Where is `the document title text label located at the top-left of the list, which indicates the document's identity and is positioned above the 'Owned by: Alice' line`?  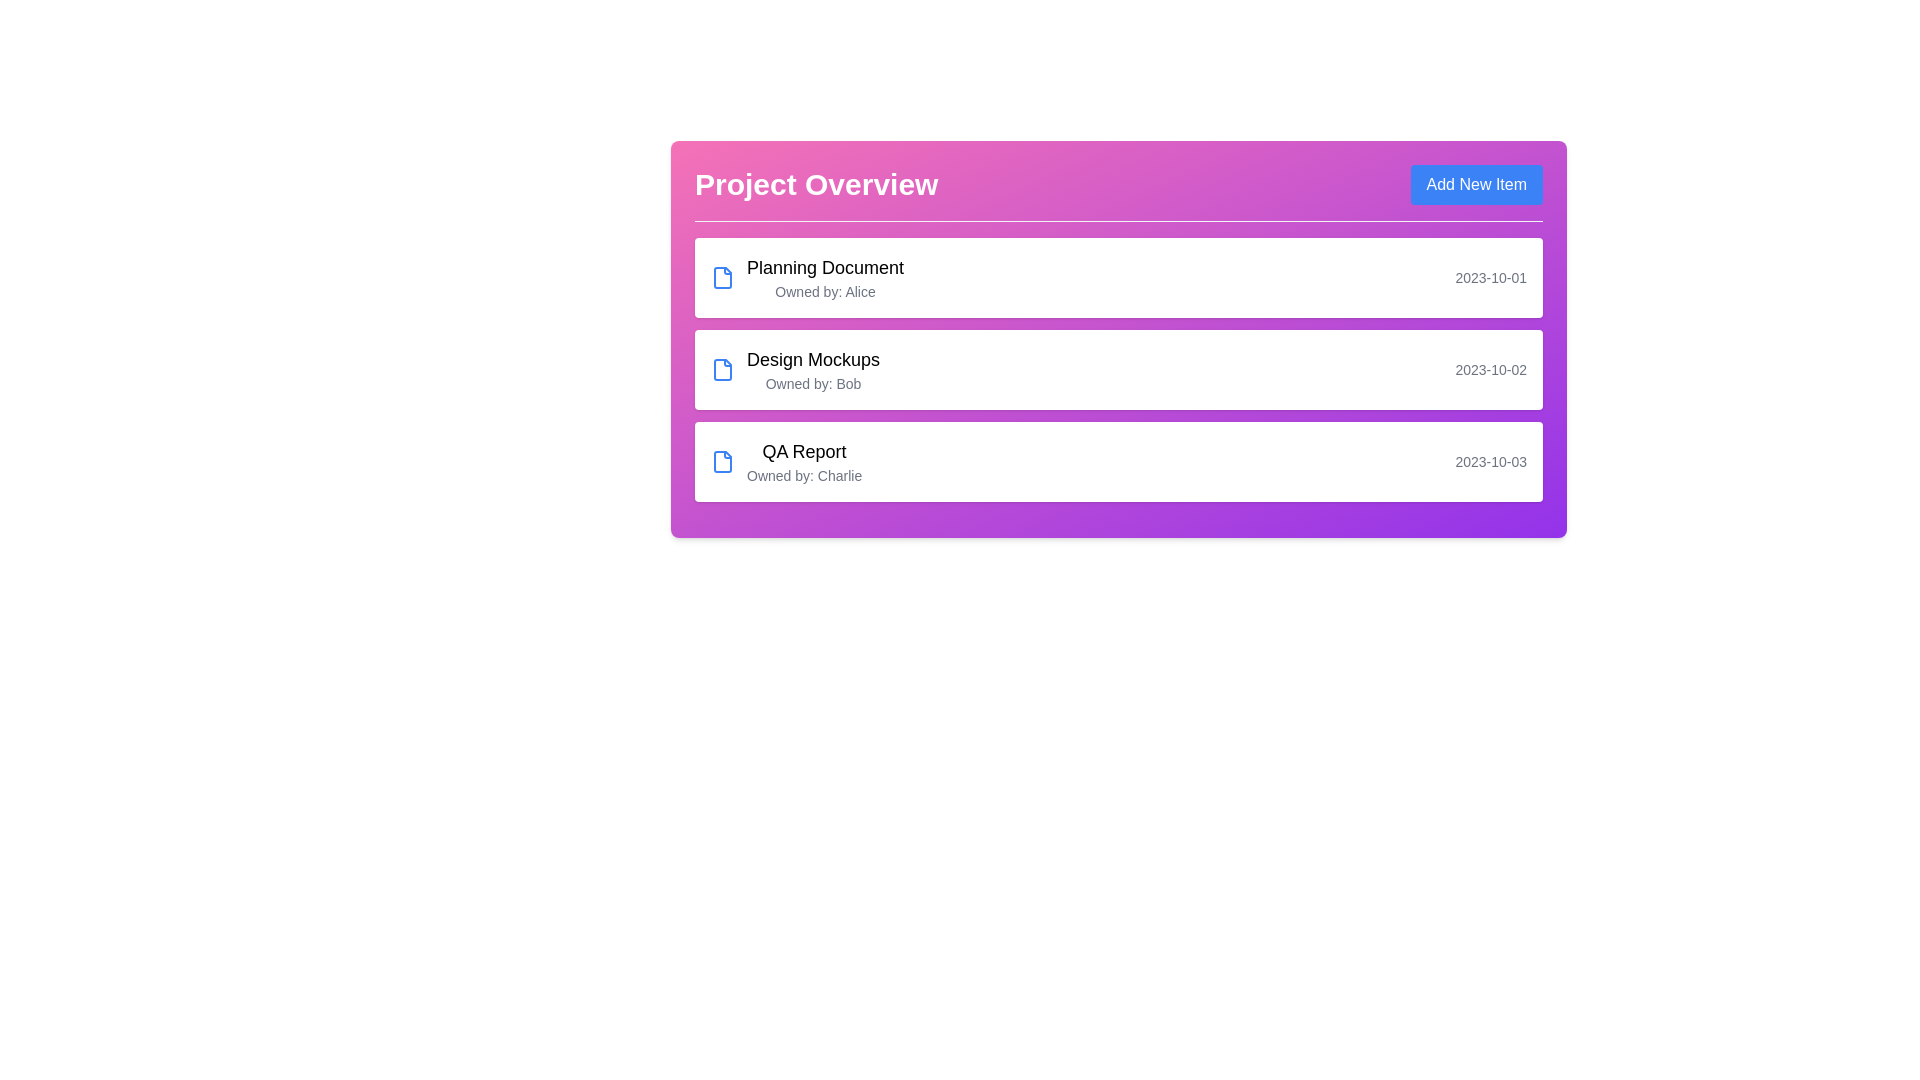
the document title text label located at the top-left of the list, which indicates the document's identity and is positioned above the 'Owned by: Alice' line is located at coordinates (825, 266).